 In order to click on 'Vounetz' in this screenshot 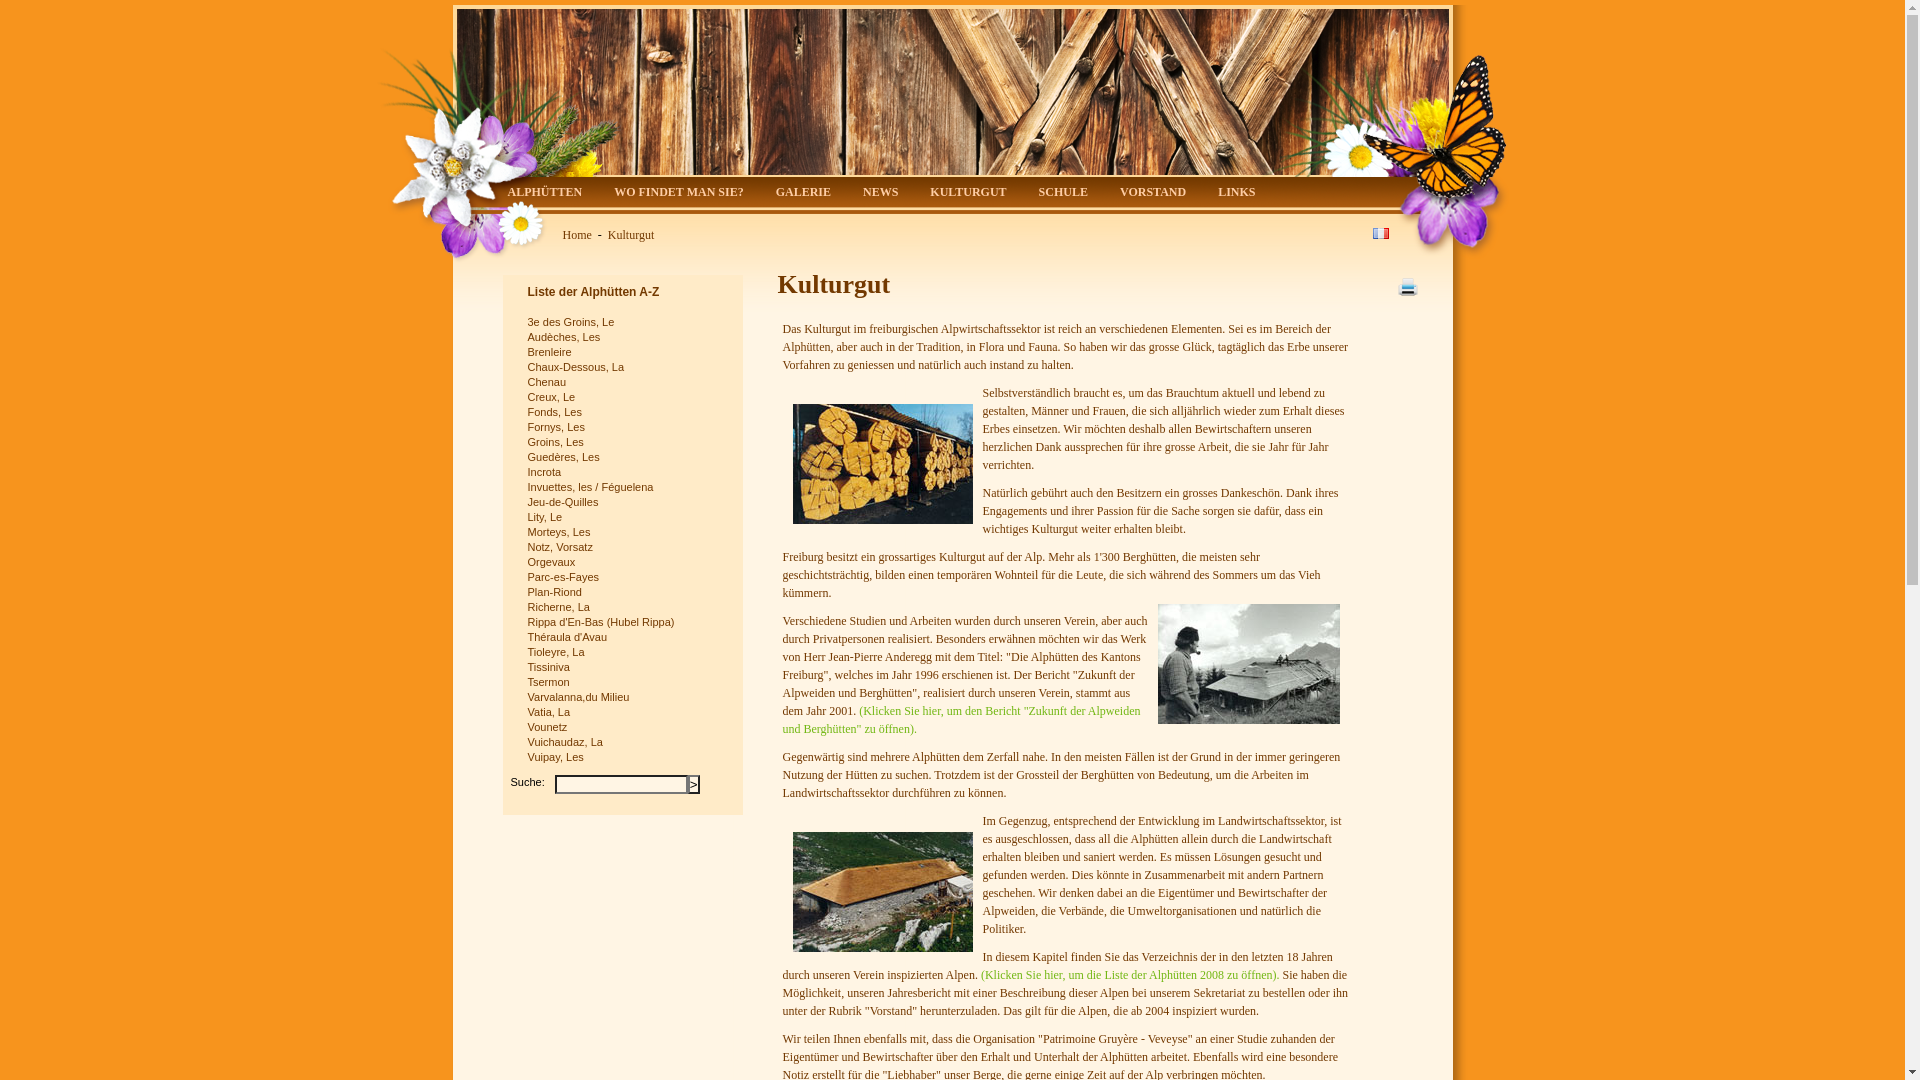, I will do `click(624, 727)`.